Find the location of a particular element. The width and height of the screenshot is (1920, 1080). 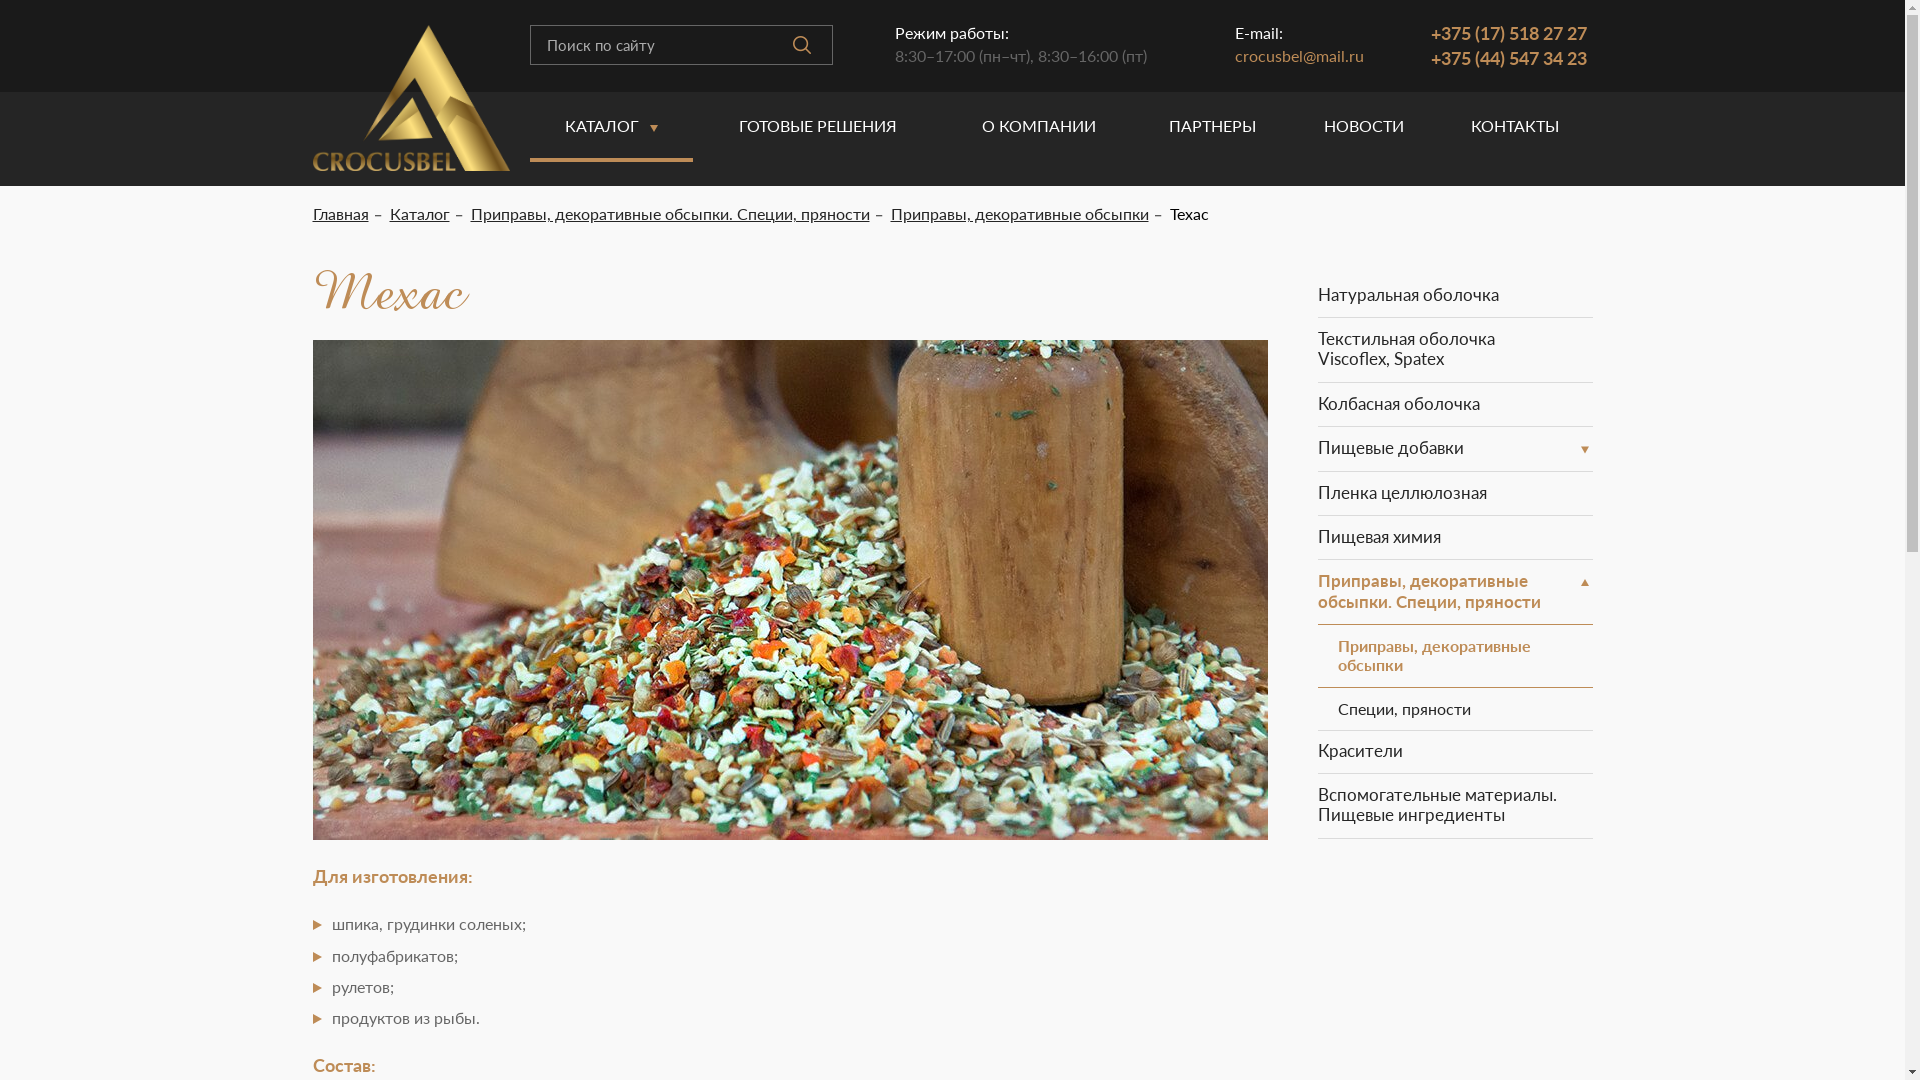

'+375 (44) 547 34 23' is located at coordinates (1508, 56).